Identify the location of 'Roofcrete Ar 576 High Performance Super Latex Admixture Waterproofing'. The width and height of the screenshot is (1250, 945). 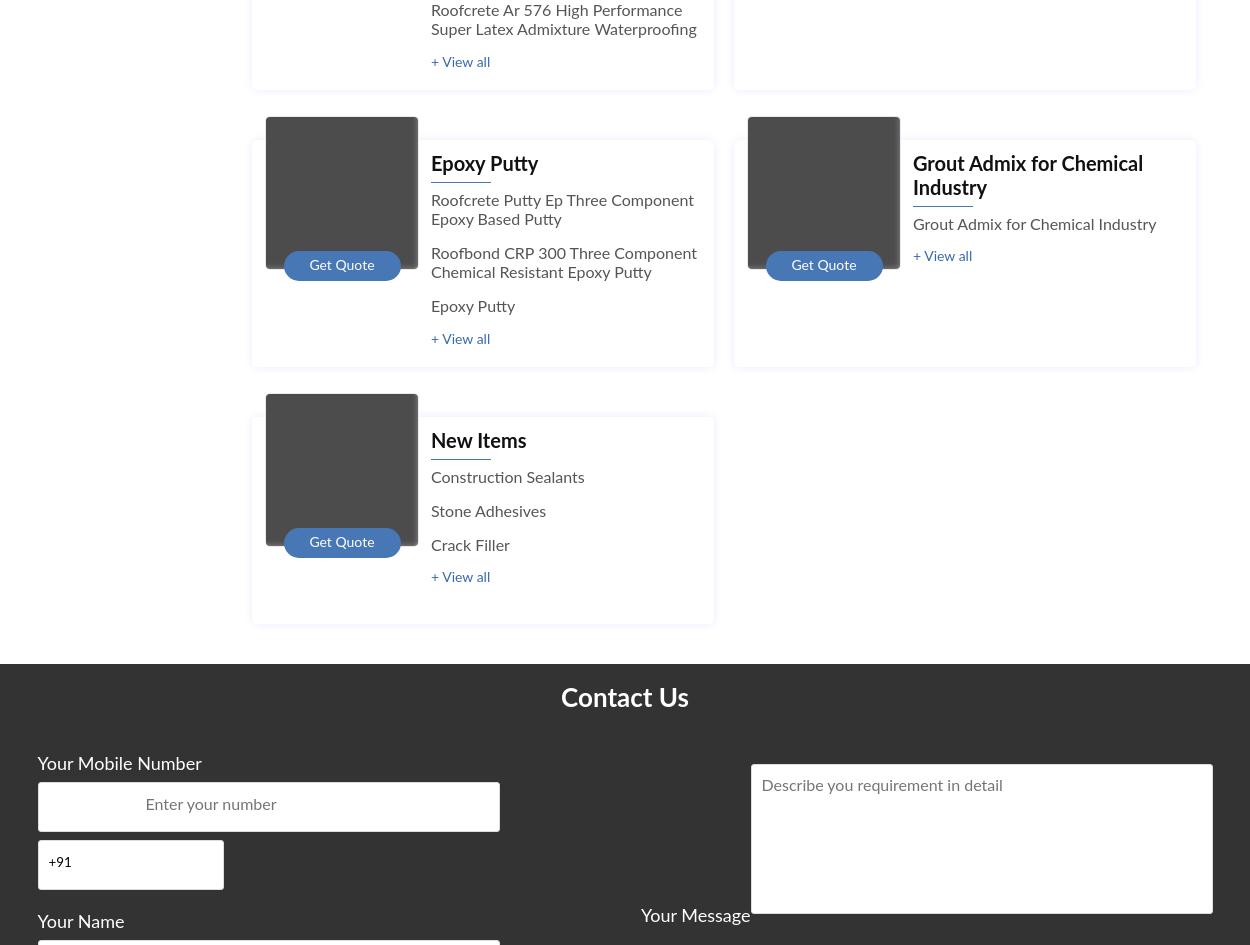
(431, 20).